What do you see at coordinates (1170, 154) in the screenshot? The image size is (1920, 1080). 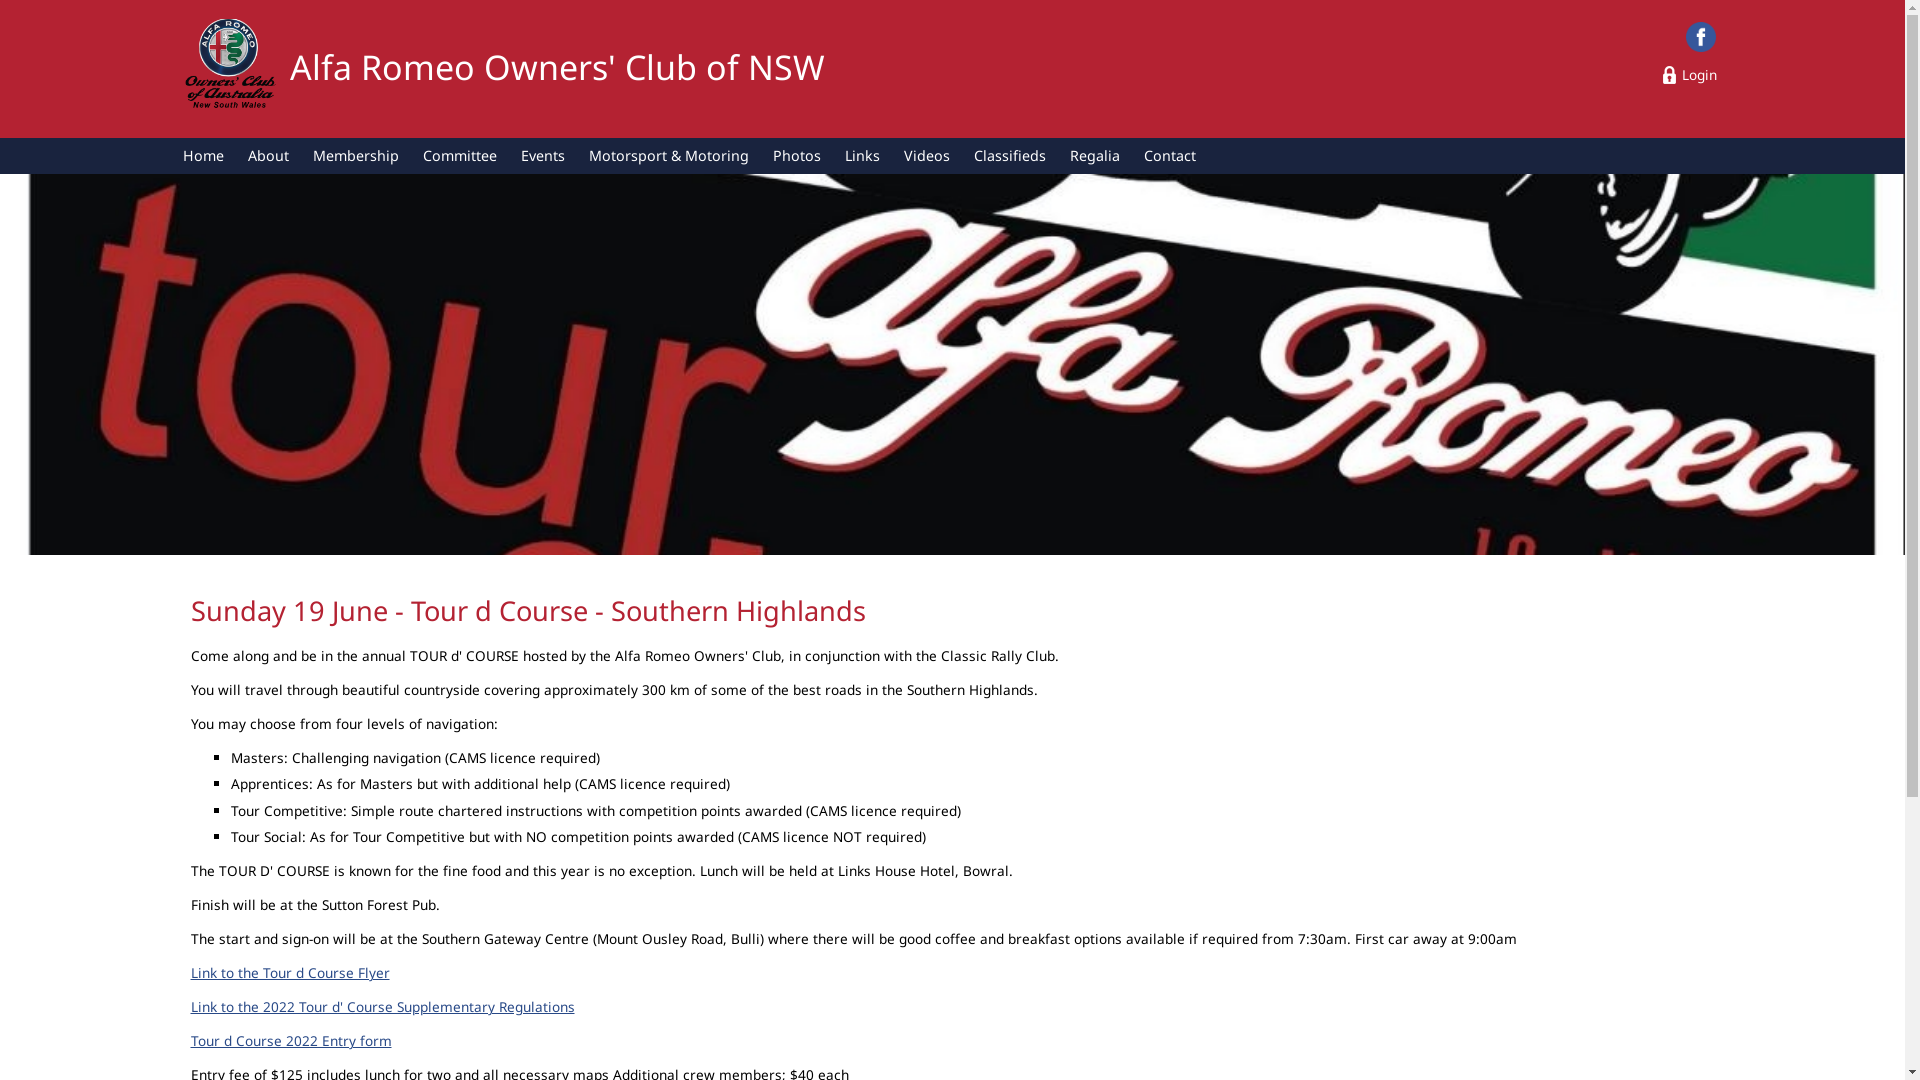 I see `'Contact'` at bounding box center [1170, 154].